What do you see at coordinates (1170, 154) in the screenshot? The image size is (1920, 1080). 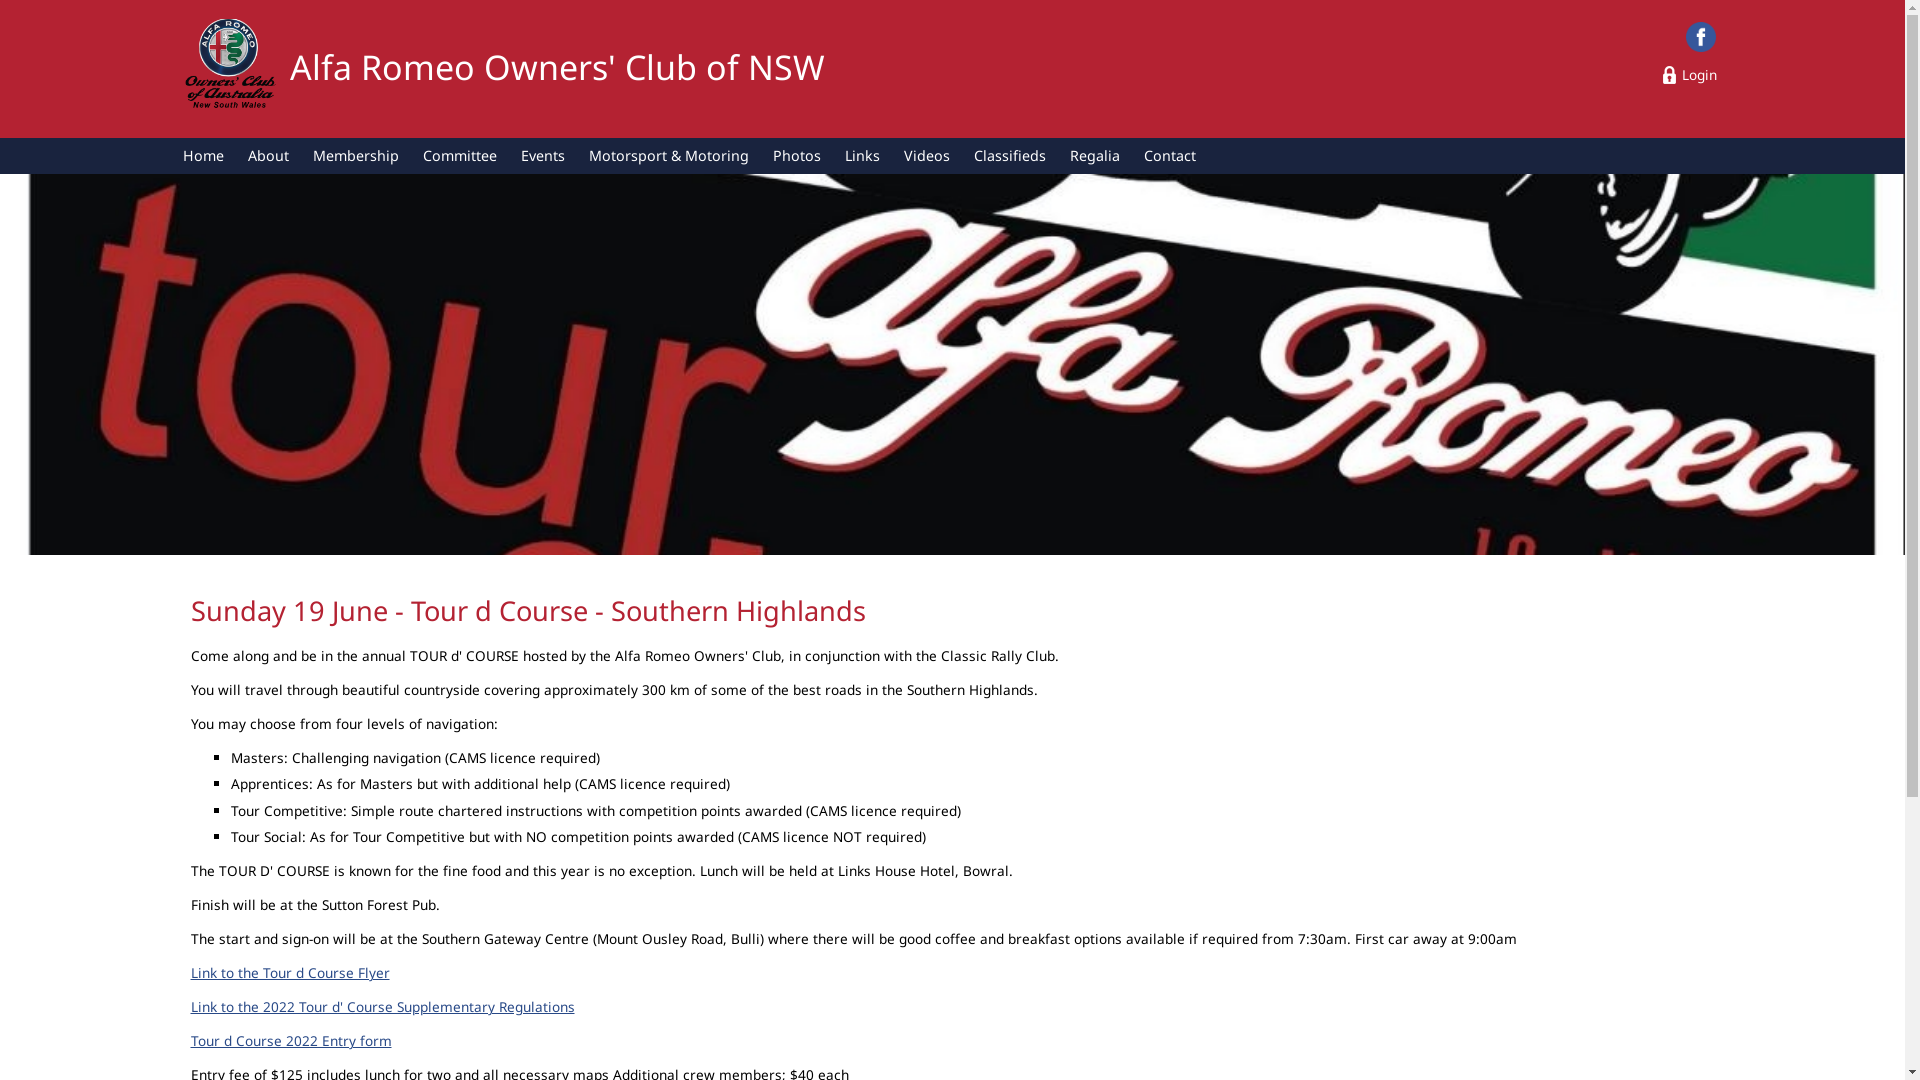 I see `'Contact'` at bounding box center [1170, 154].